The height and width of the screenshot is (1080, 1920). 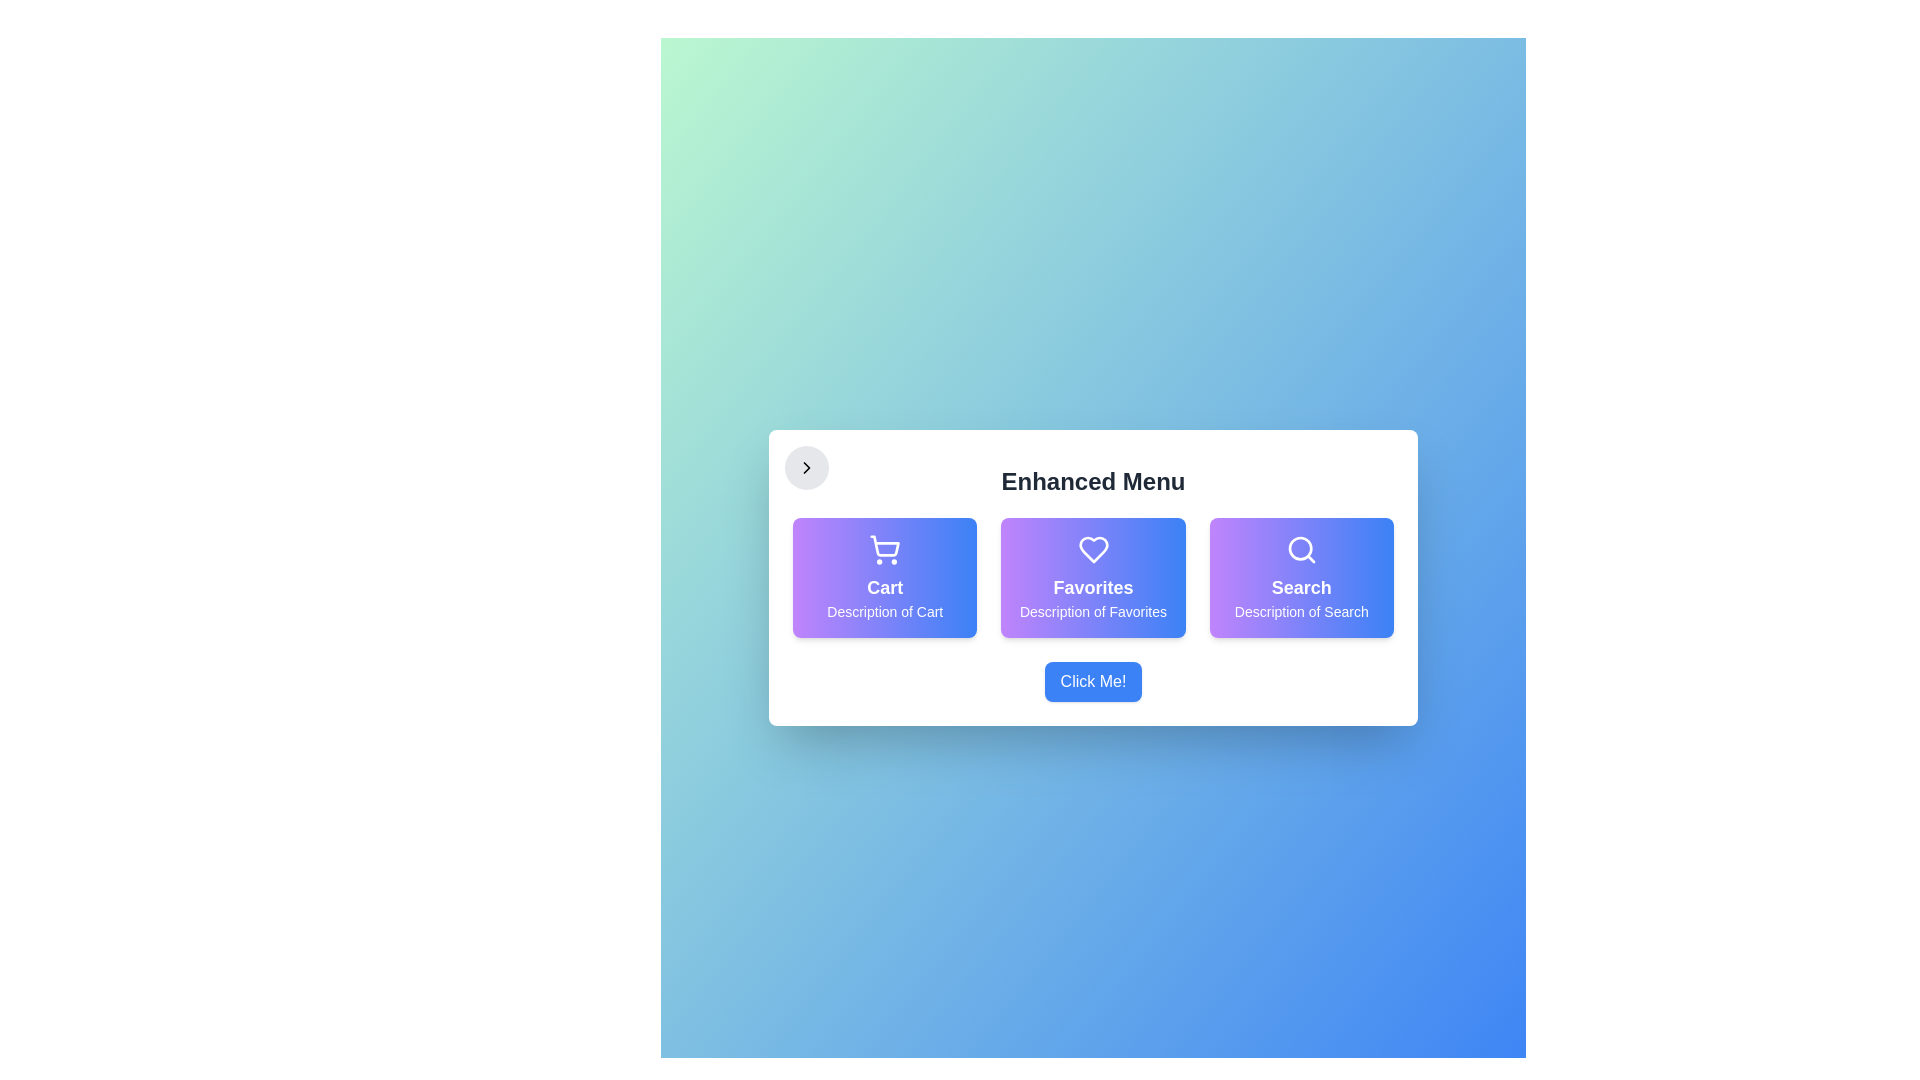 I want to click on left chevron button to toggle the menu visibility, so click(x=807, y=467).